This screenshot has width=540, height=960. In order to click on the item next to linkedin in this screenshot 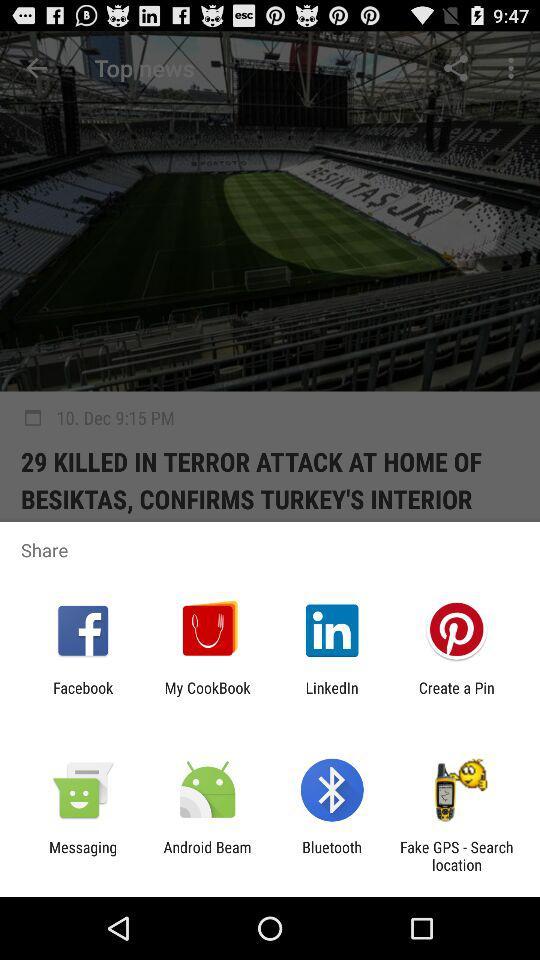, I will do `click(456, 696)`.